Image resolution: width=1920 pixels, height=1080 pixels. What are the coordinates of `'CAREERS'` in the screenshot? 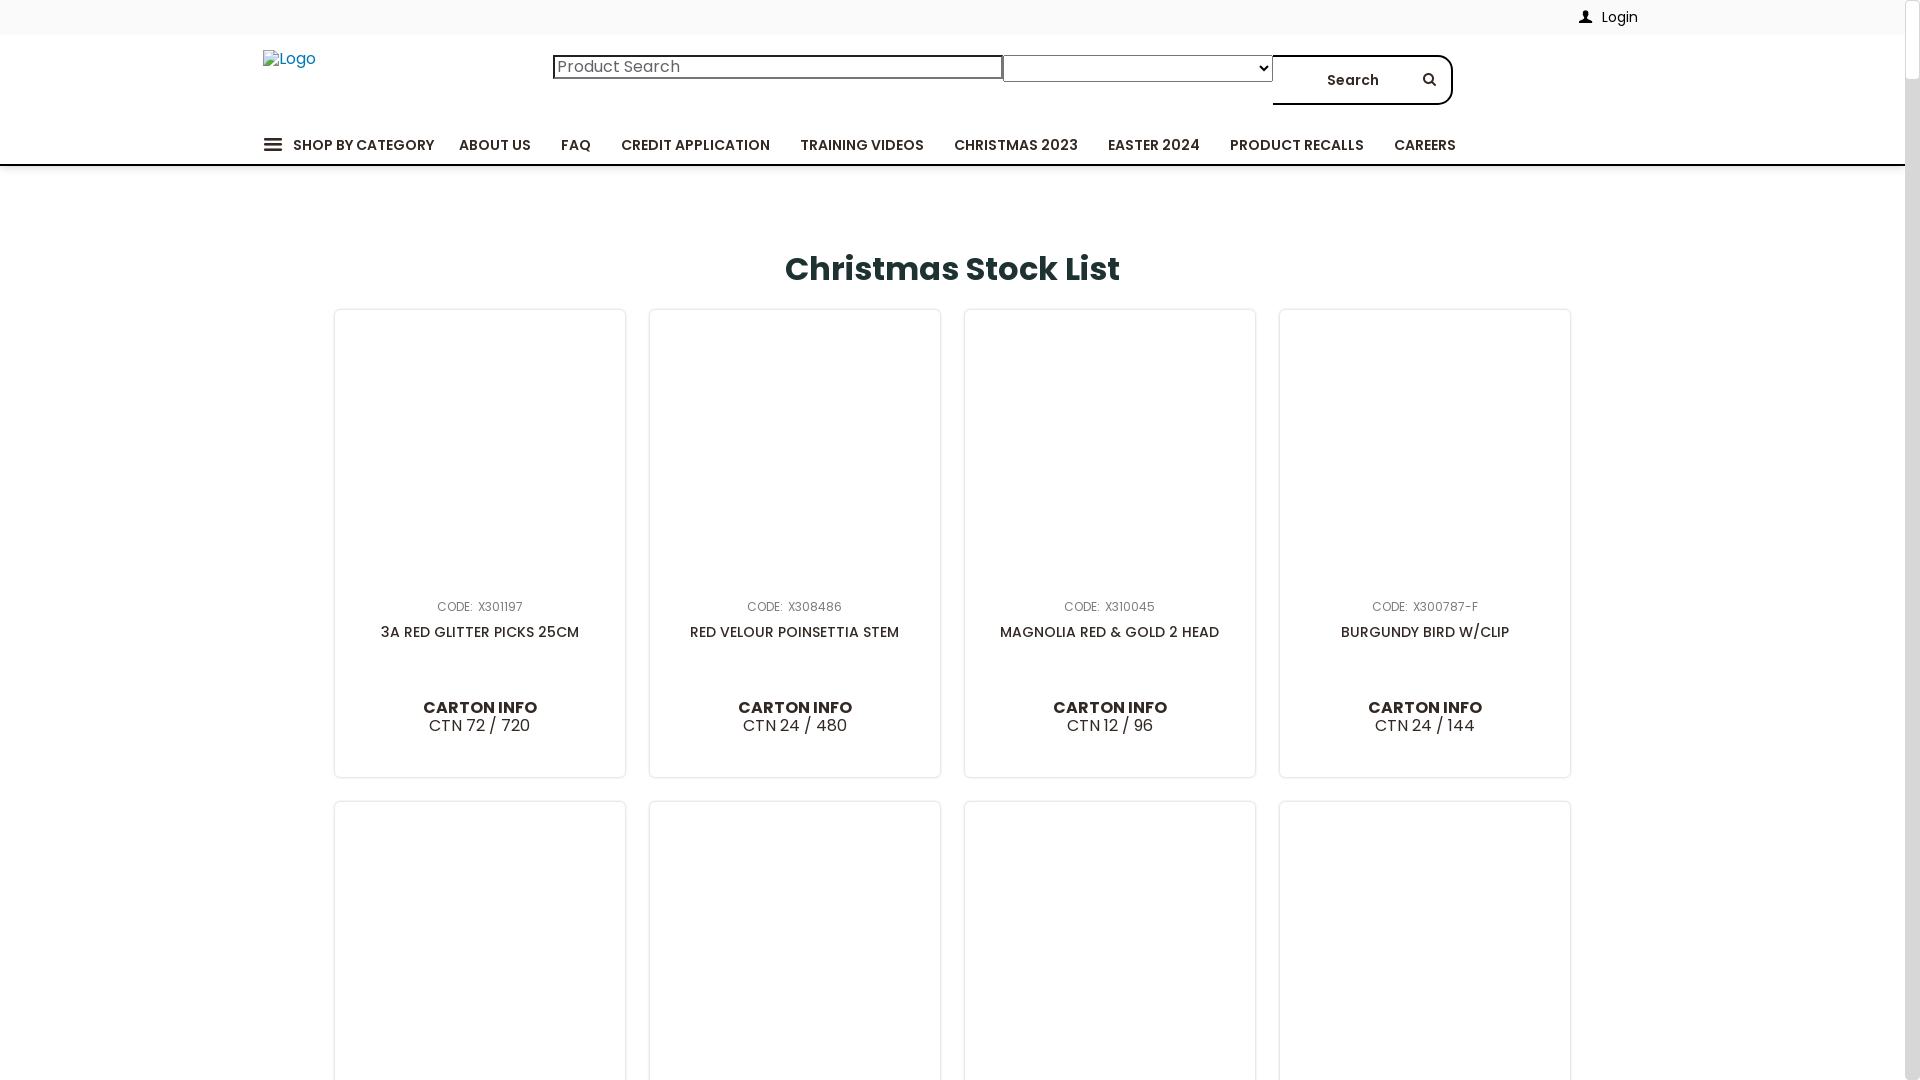 It's located at (1423, 144).